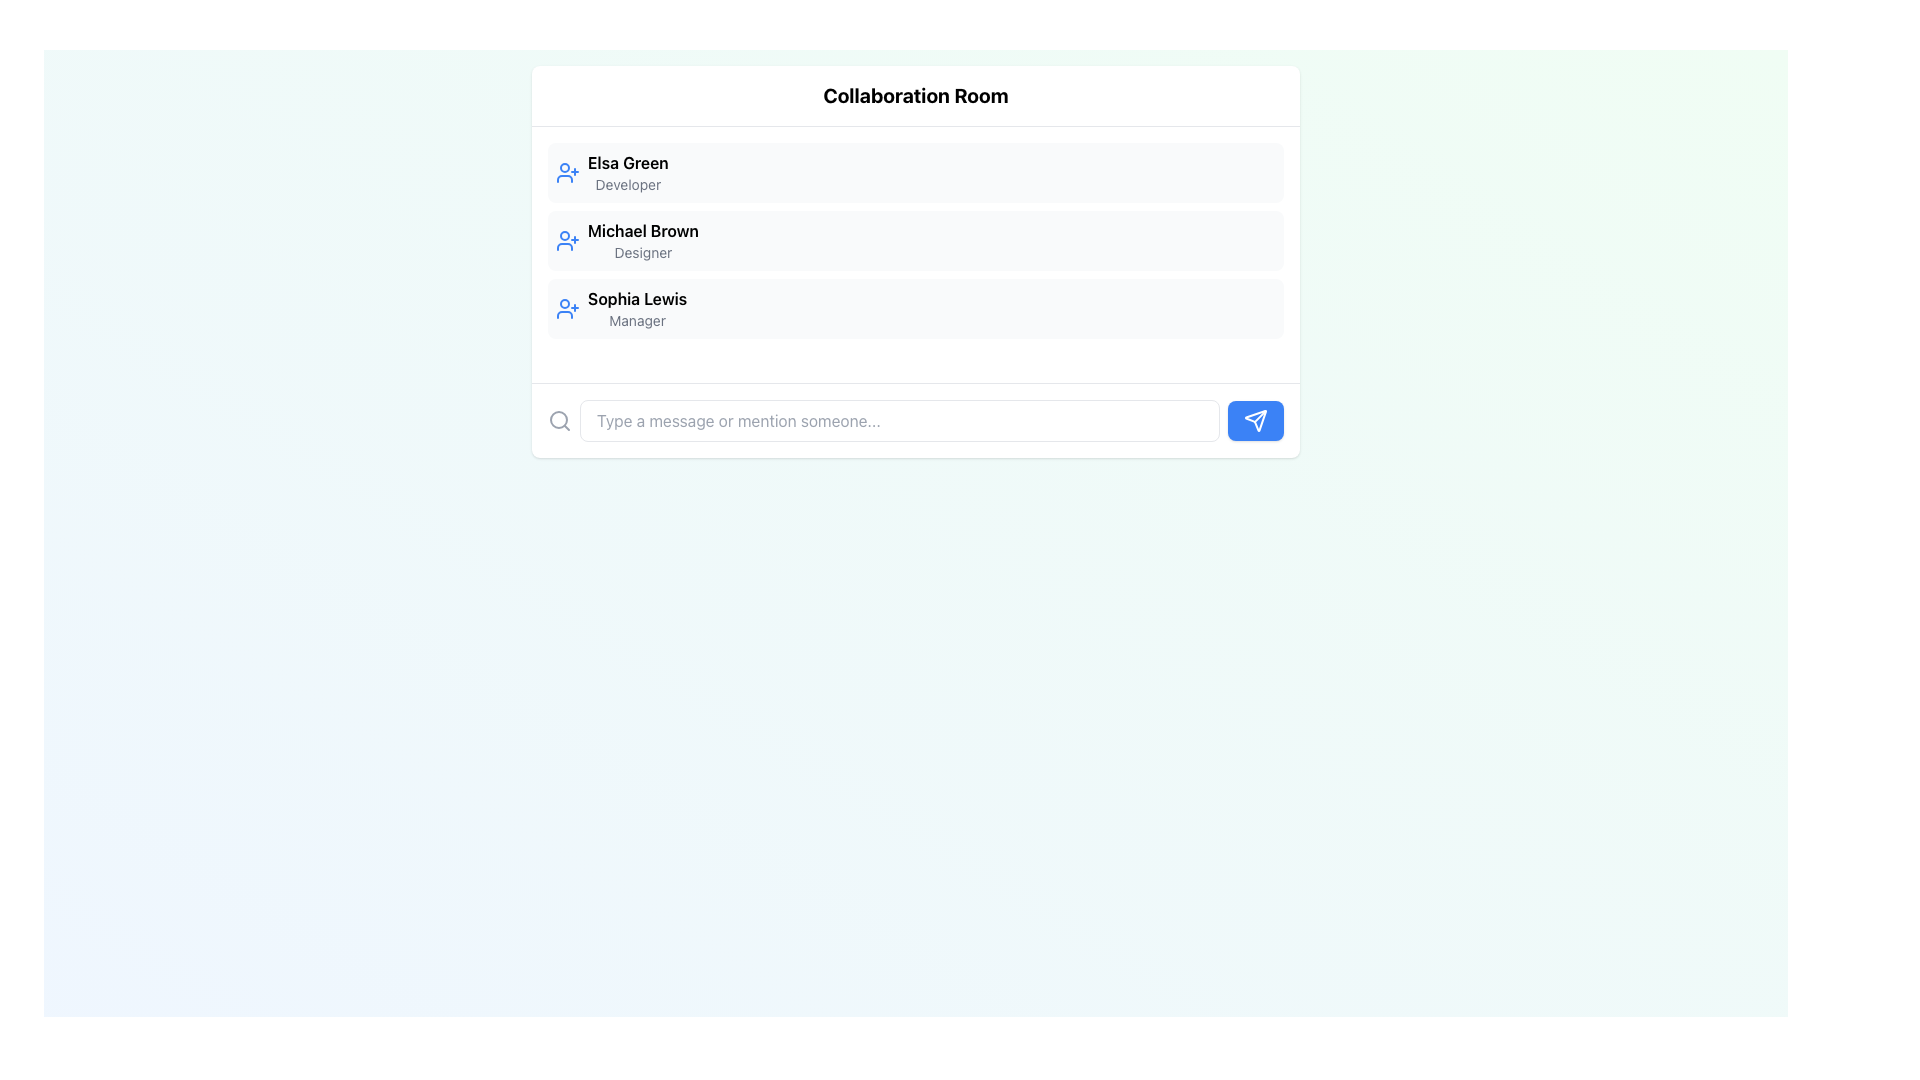 The width and height of the screenshot is (1920, 1080). What do you see at coordinates (1255, 419) in the screenshot?
I see `the send message icon embedded within the button located in the bottom-right corner of the chat input area` at bounding box center [1255, 419].